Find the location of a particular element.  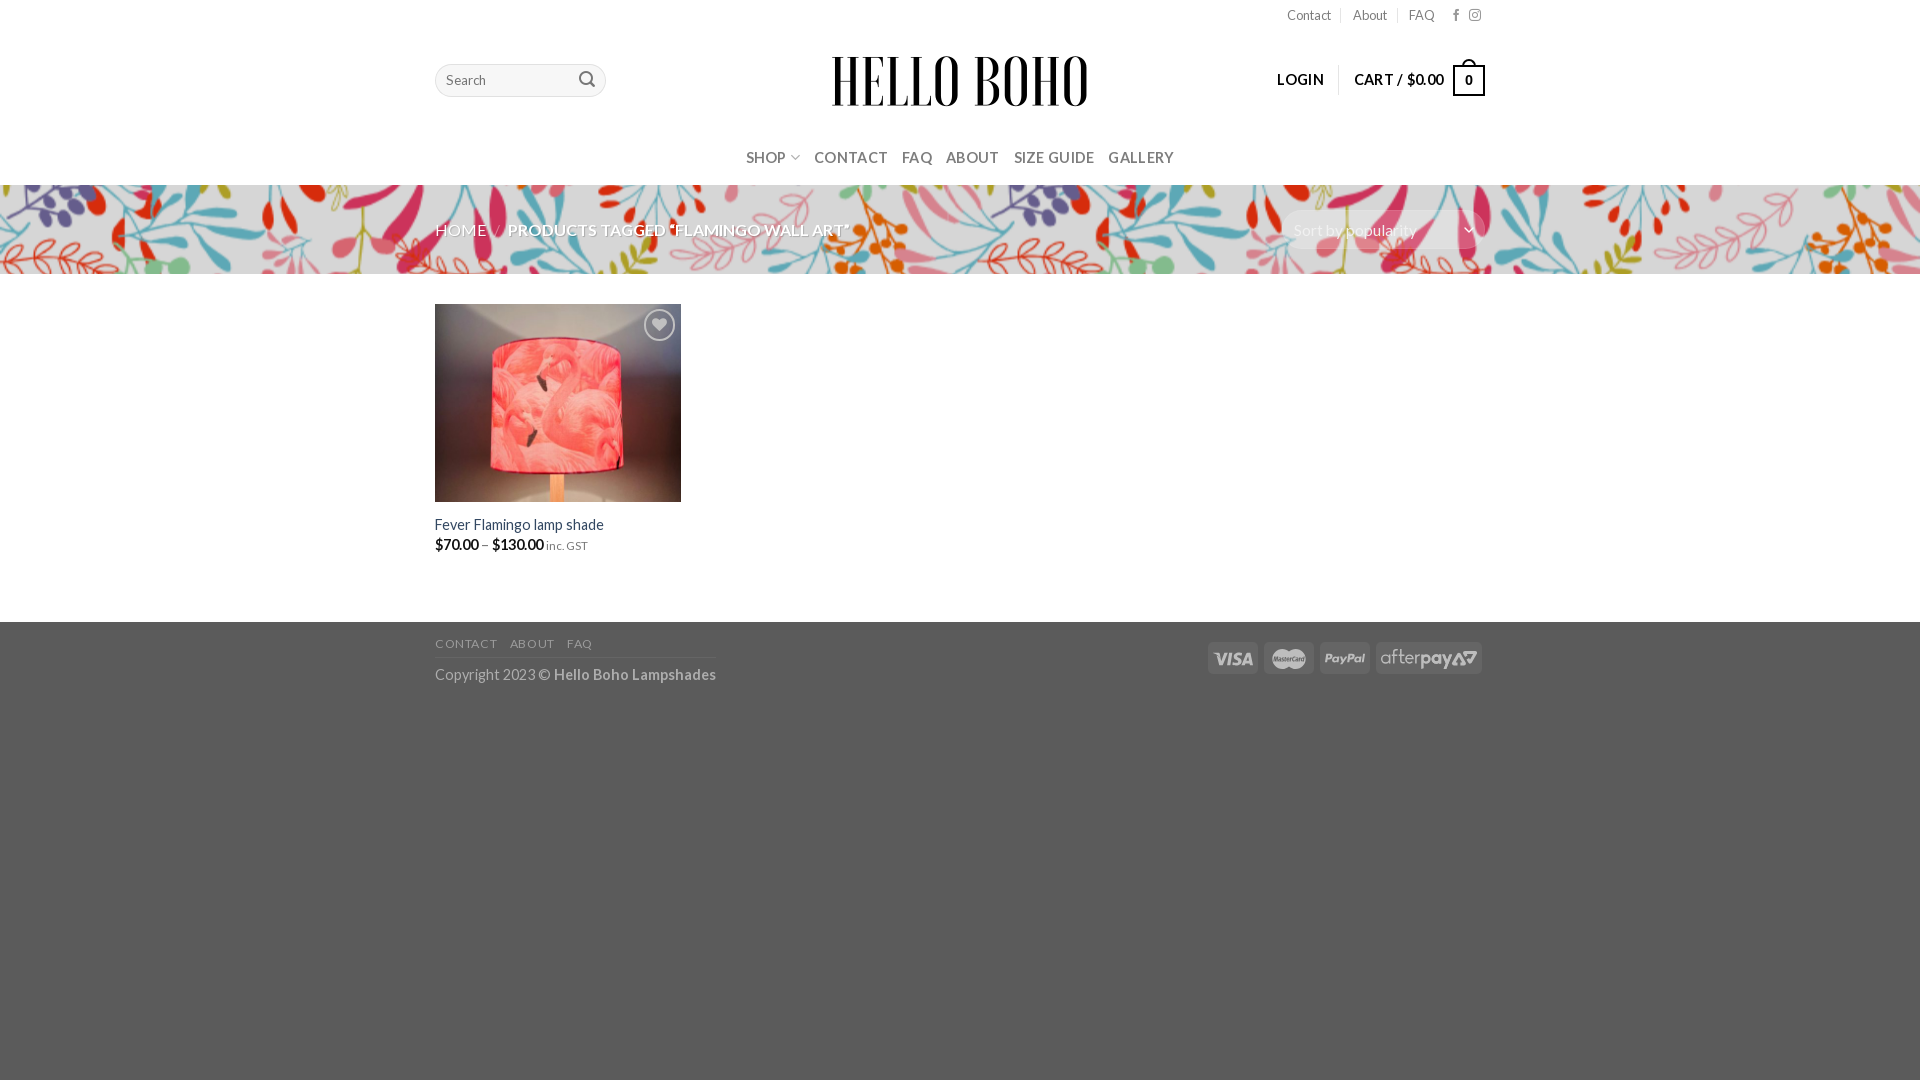

'Follow on Facebook' is located at coordinates (1455, 15).